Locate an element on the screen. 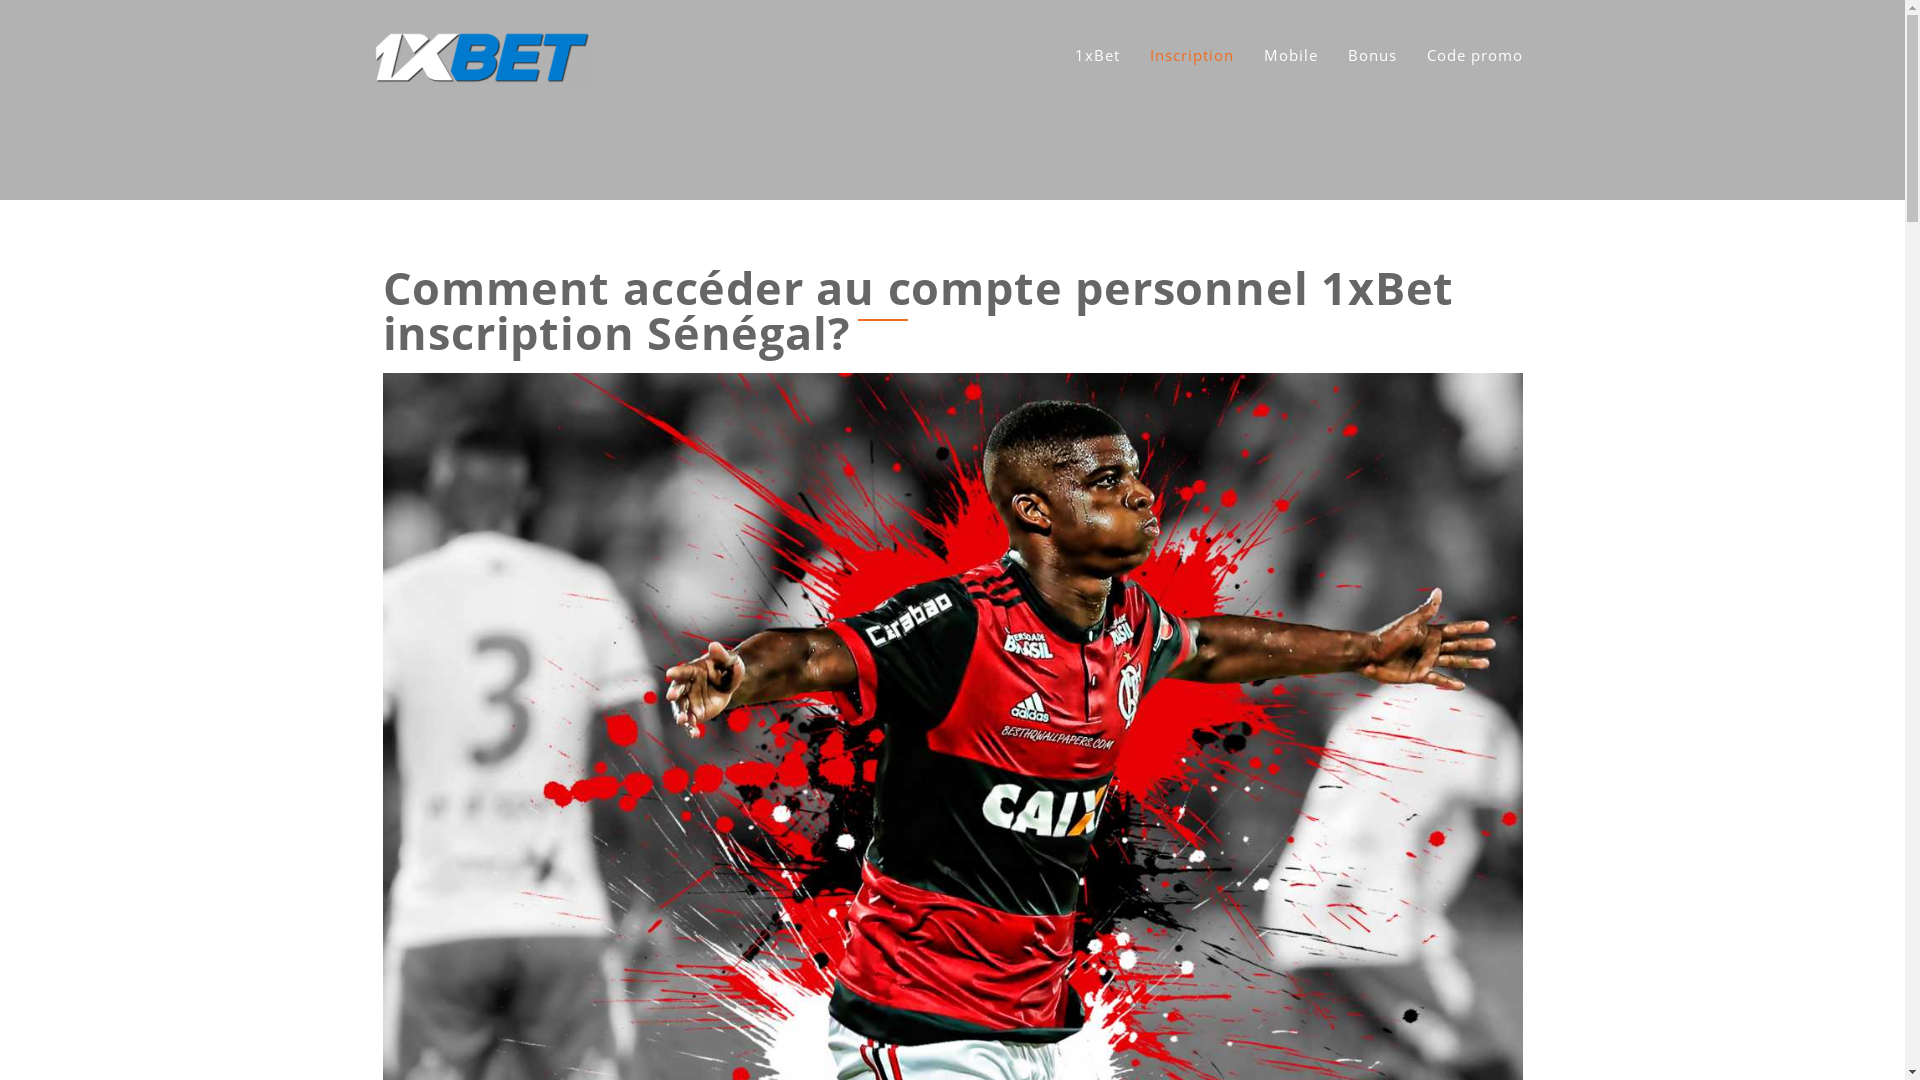  '1xBet' is located at coordinates (1073, 53).